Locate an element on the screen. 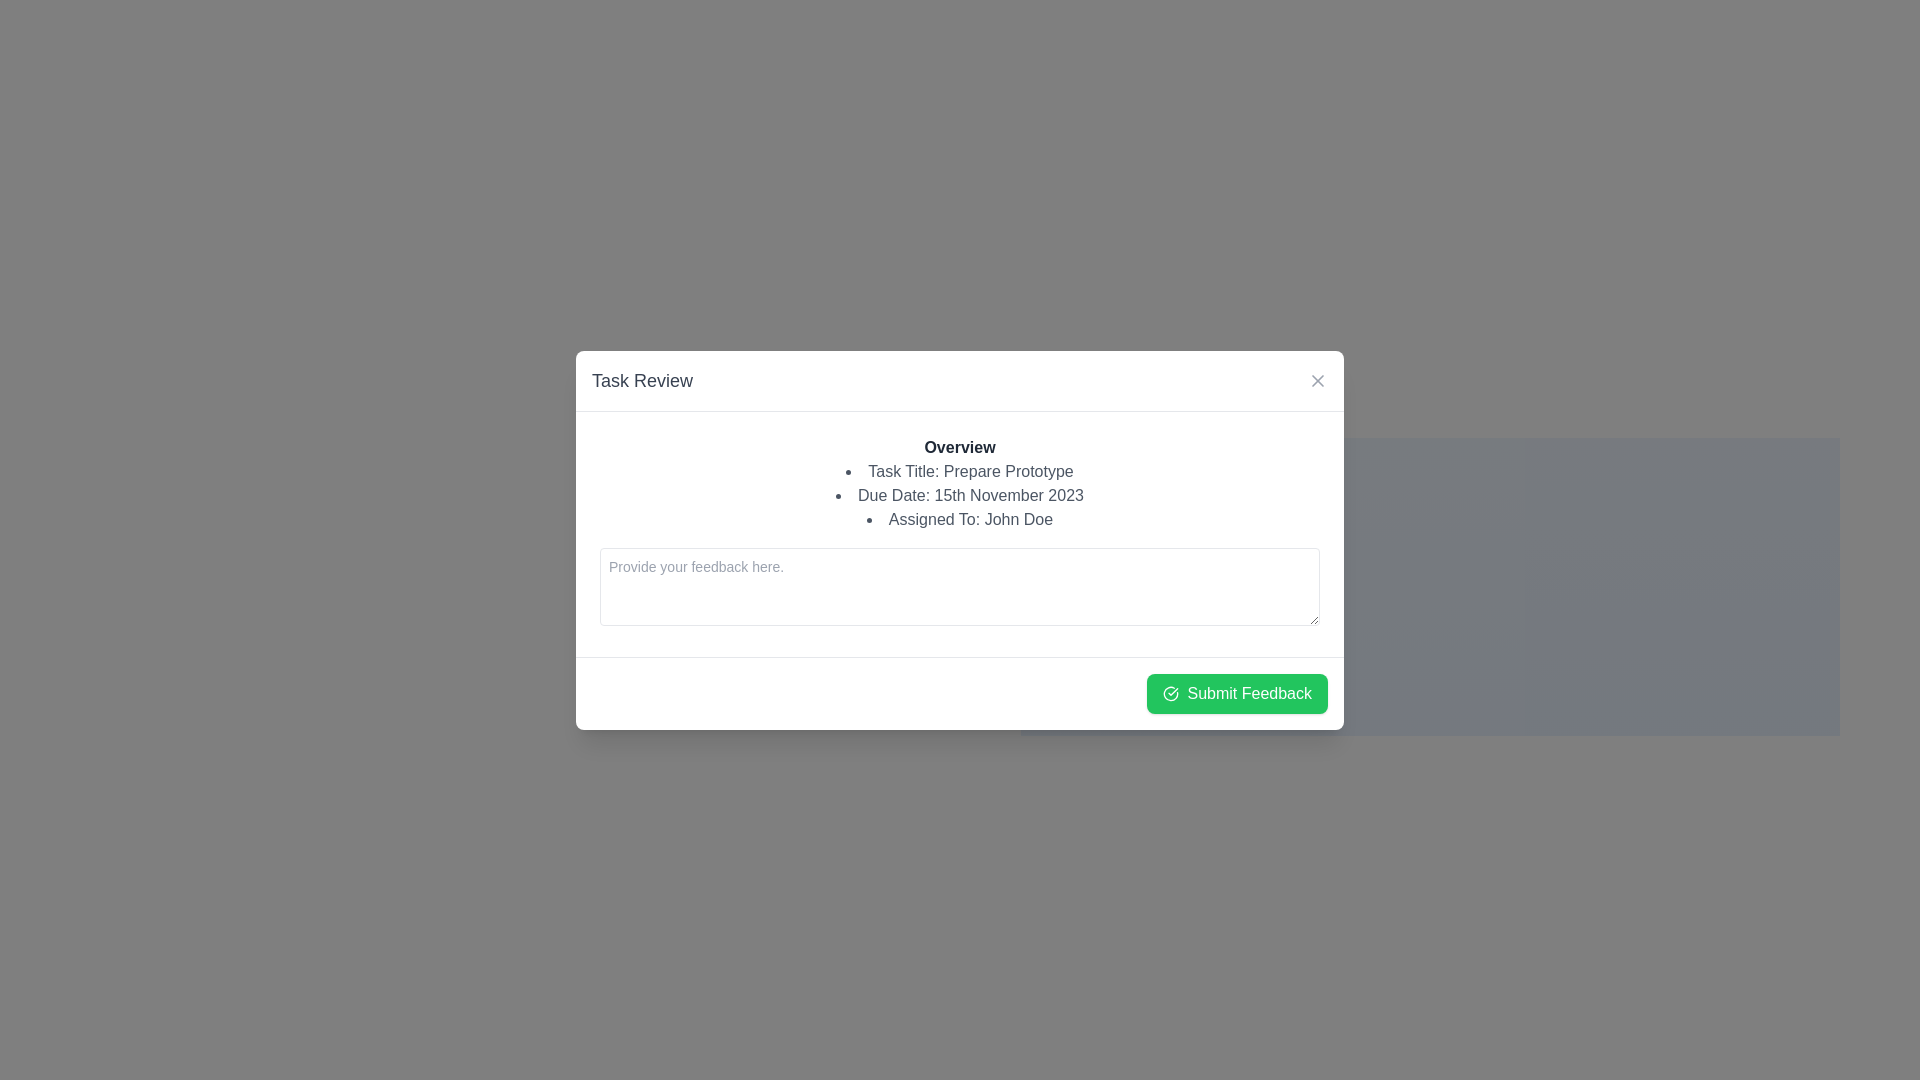 This screenshot has width=1920, height=1080. the 'Submit Feedback' button with a green background and white text to change its color is located at coordinates (1236, 692).